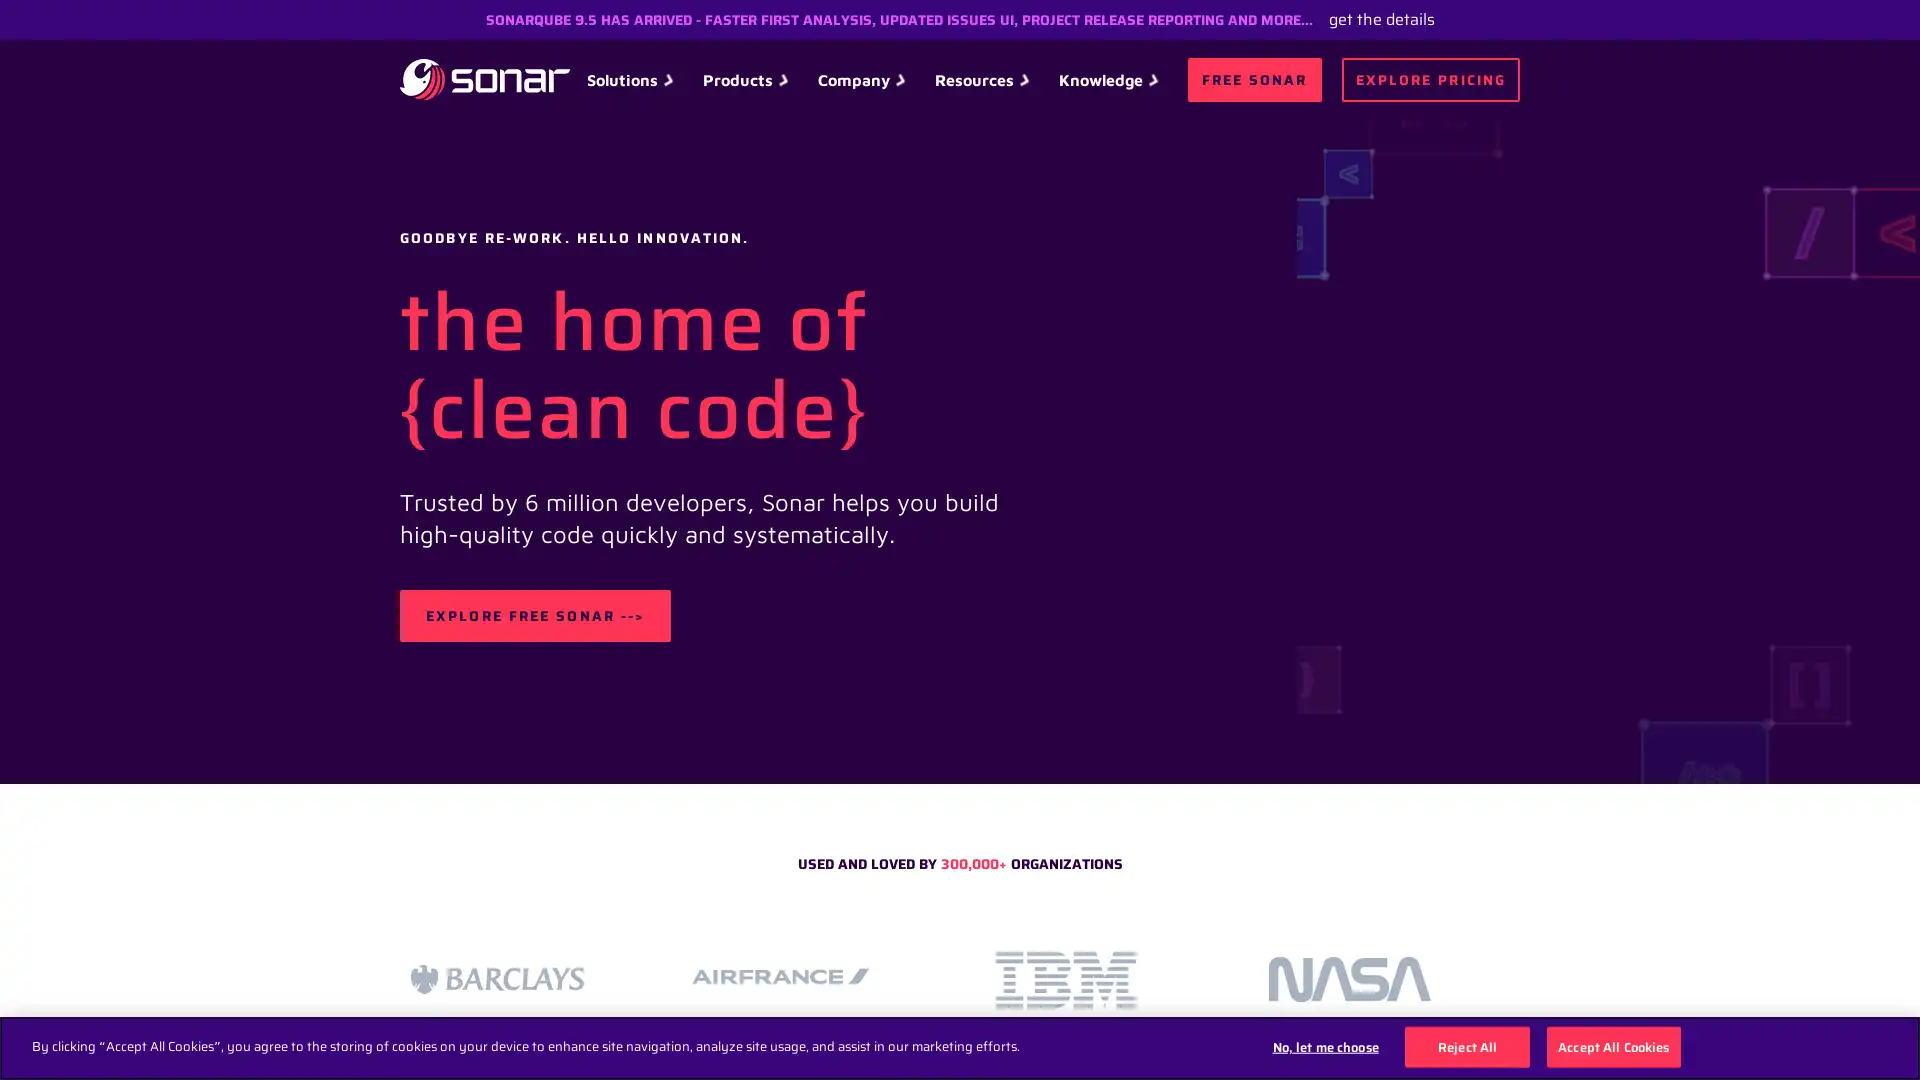 Image resolution: width=1920 pixels, height=1080 pixels. Describe the element at coordinates (657, 79) in the screenshot. I see `Solutions` at that location.